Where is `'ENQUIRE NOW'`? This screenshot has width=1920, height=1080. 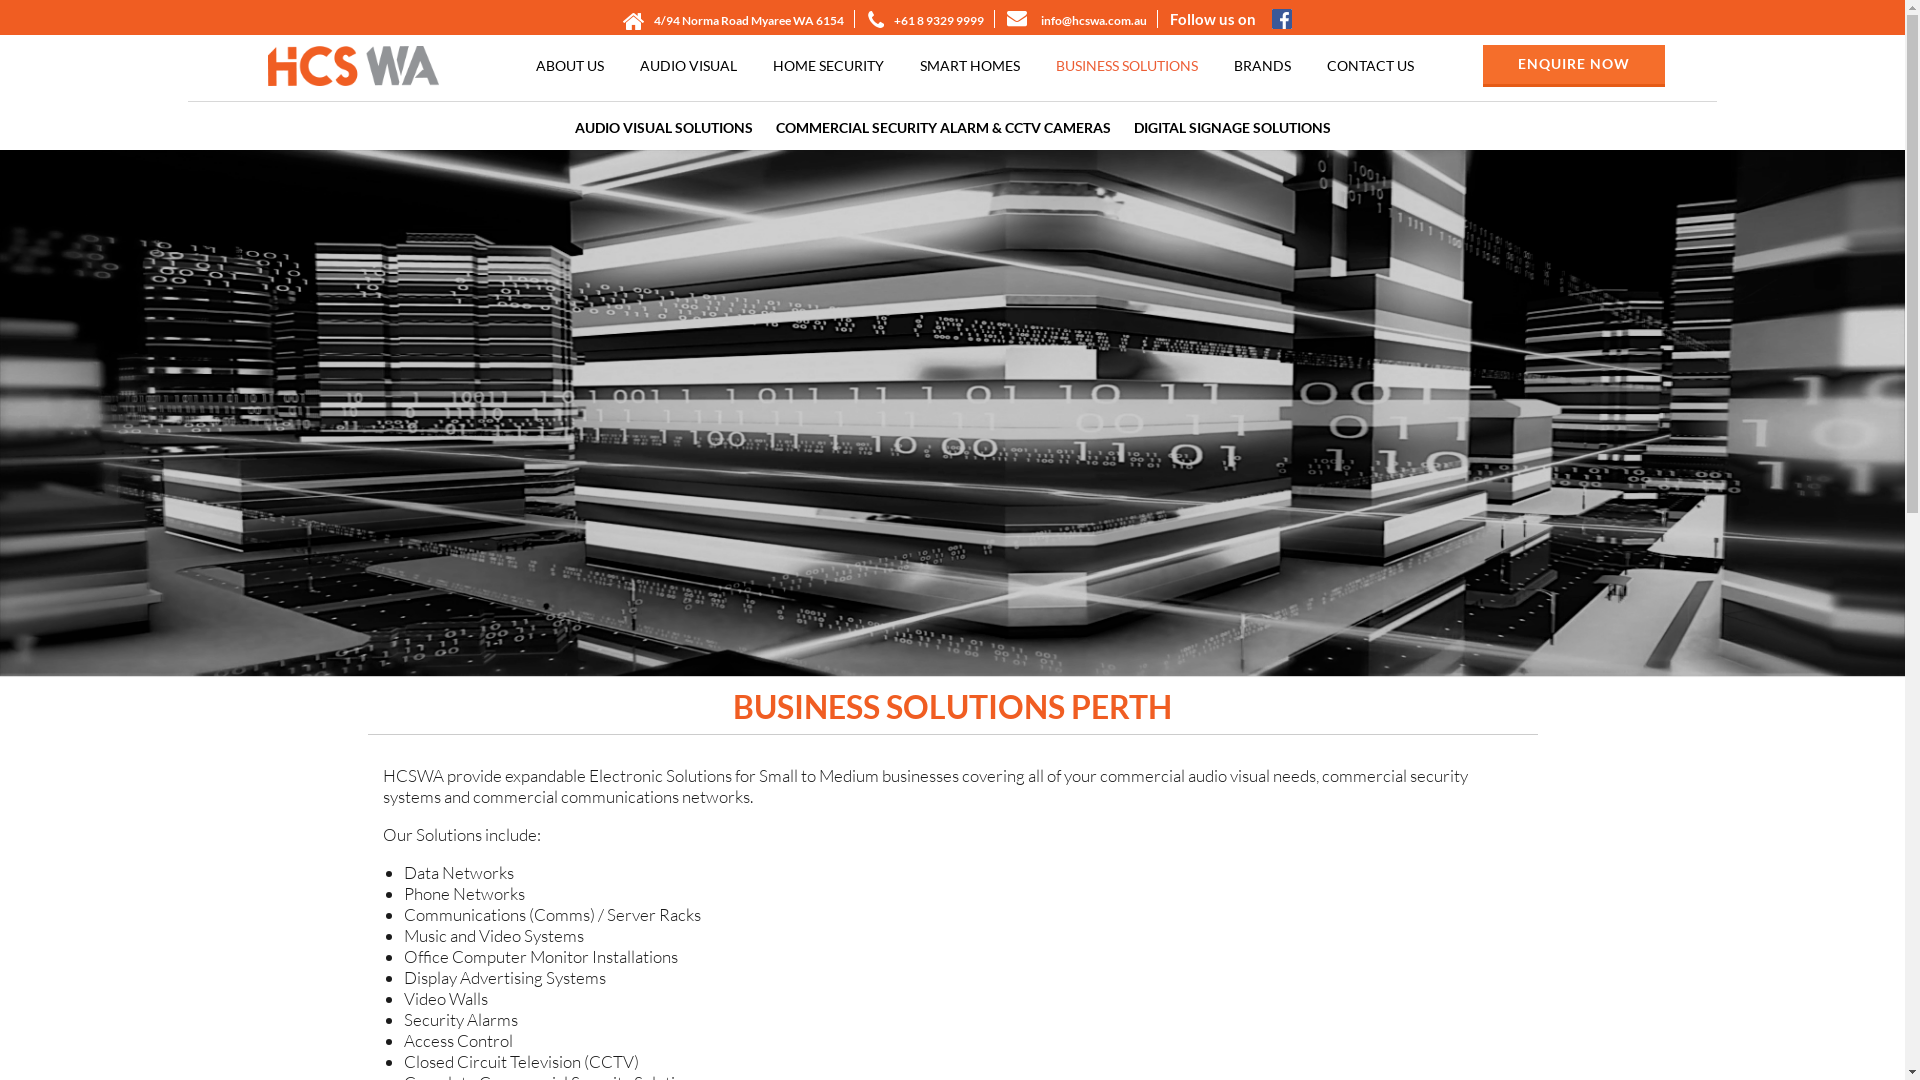 'ENQUIRE NOW' is located at coordinates (1483, 64).